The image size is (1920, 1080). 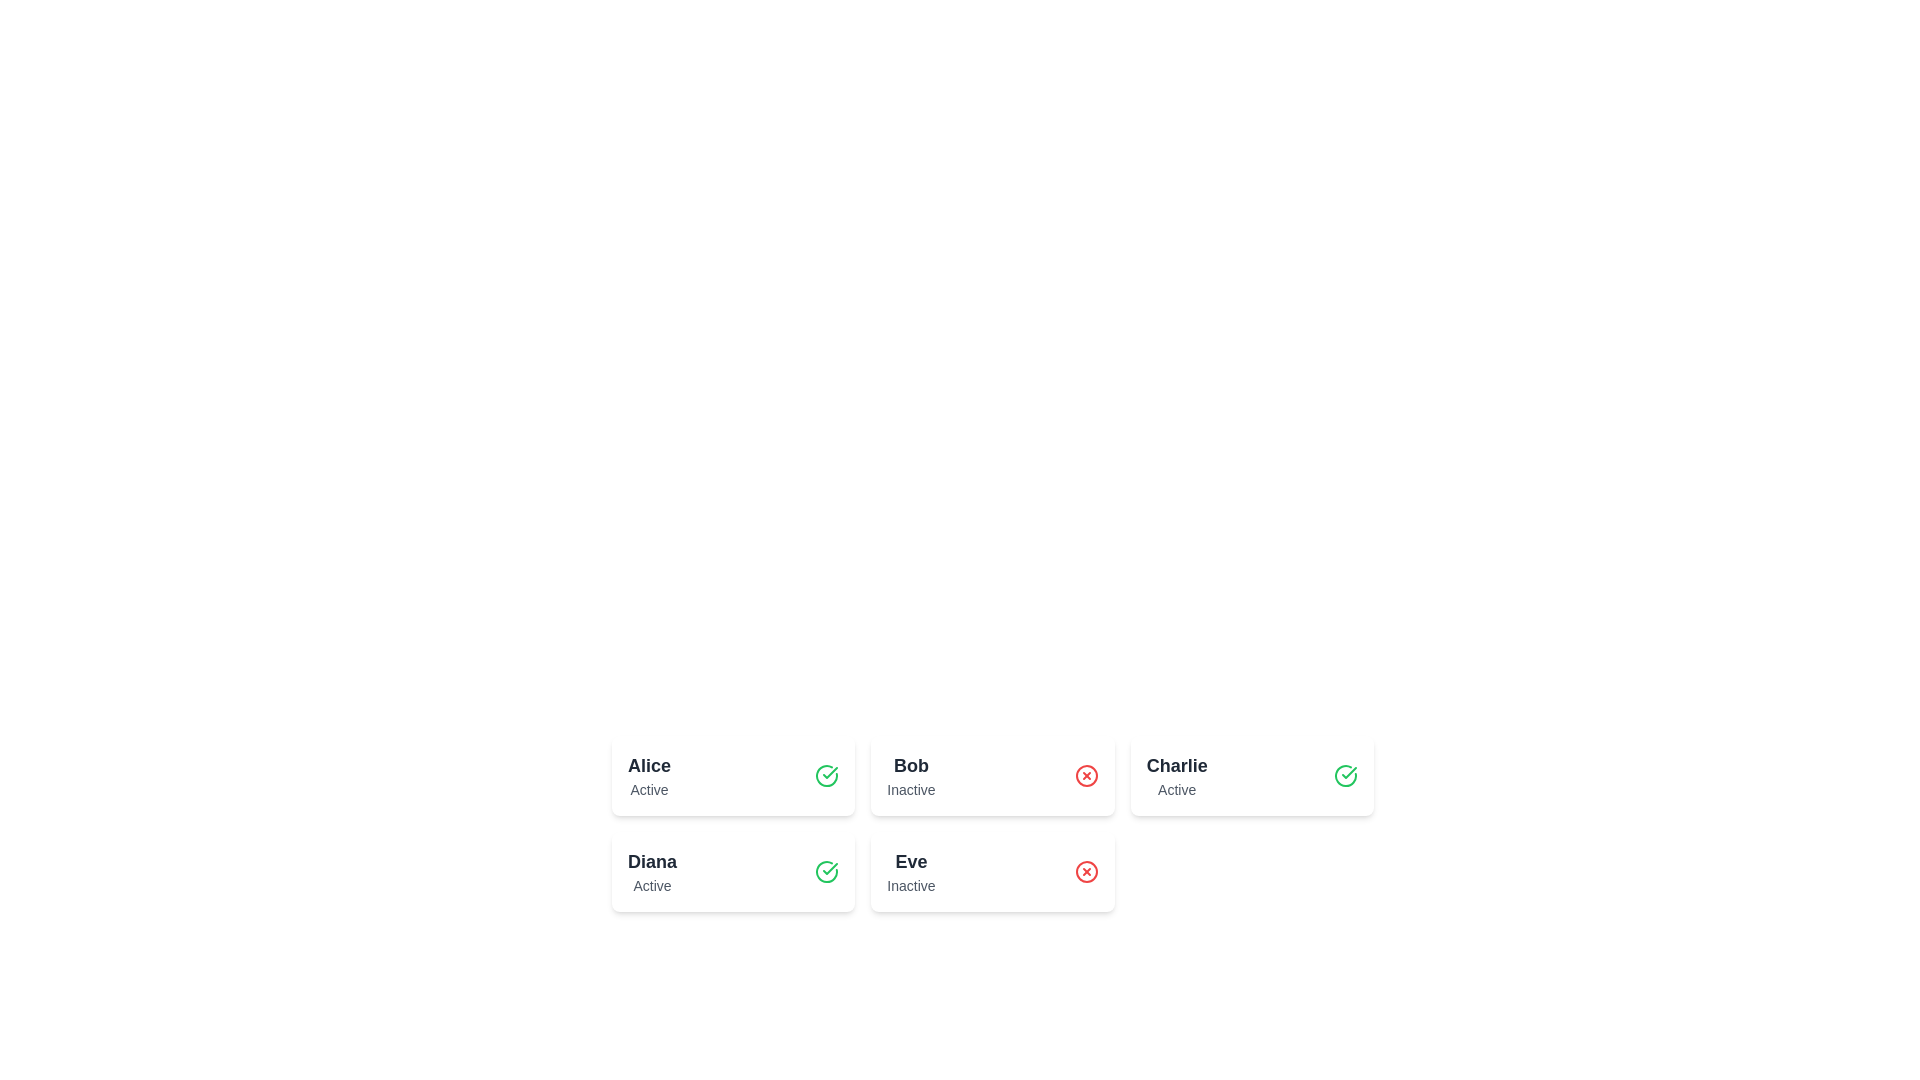 I want to click on the outermost arc of the green circular checkmark icon that indicates the active status of the entity labeled 'Diana', located at the bottom-left card, so click(x=827, y=774).